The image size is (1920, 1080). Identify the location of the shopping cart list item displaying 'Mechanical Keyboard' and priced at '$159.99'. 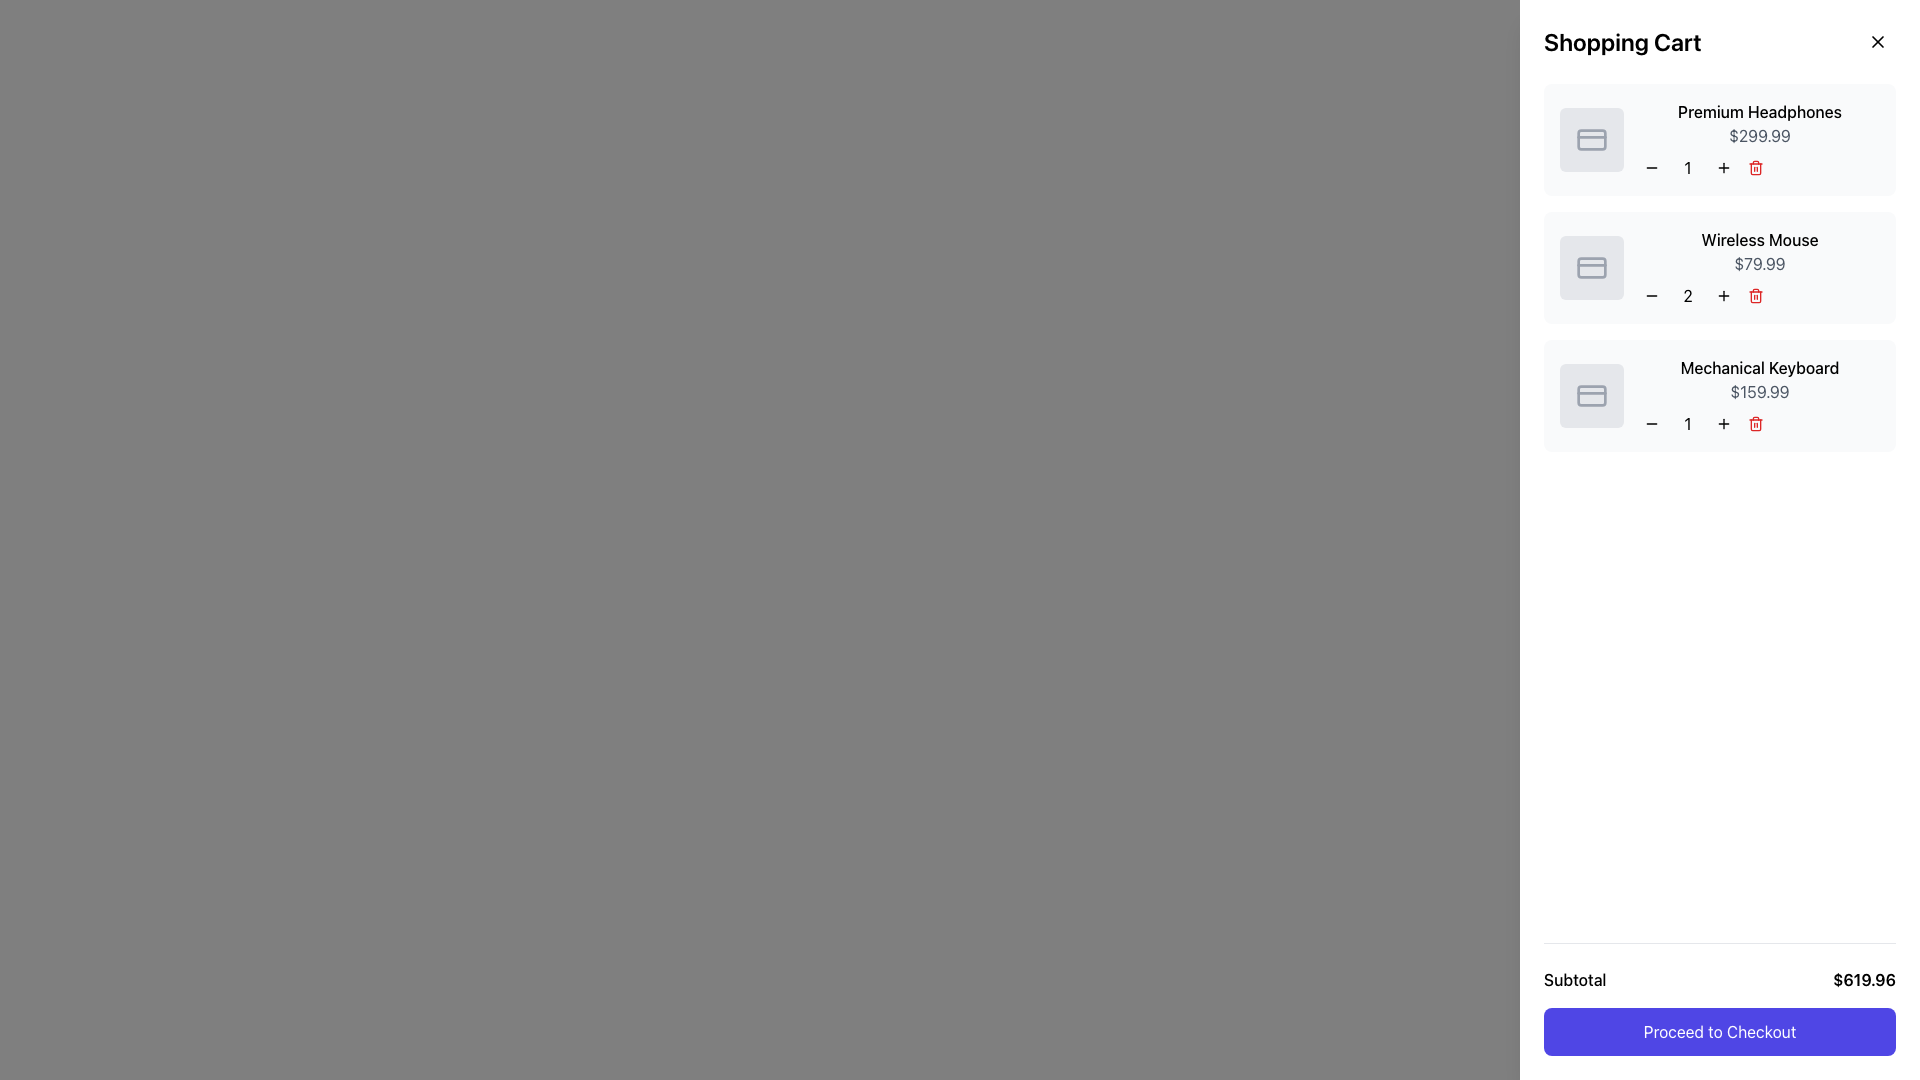
(1718, 396).